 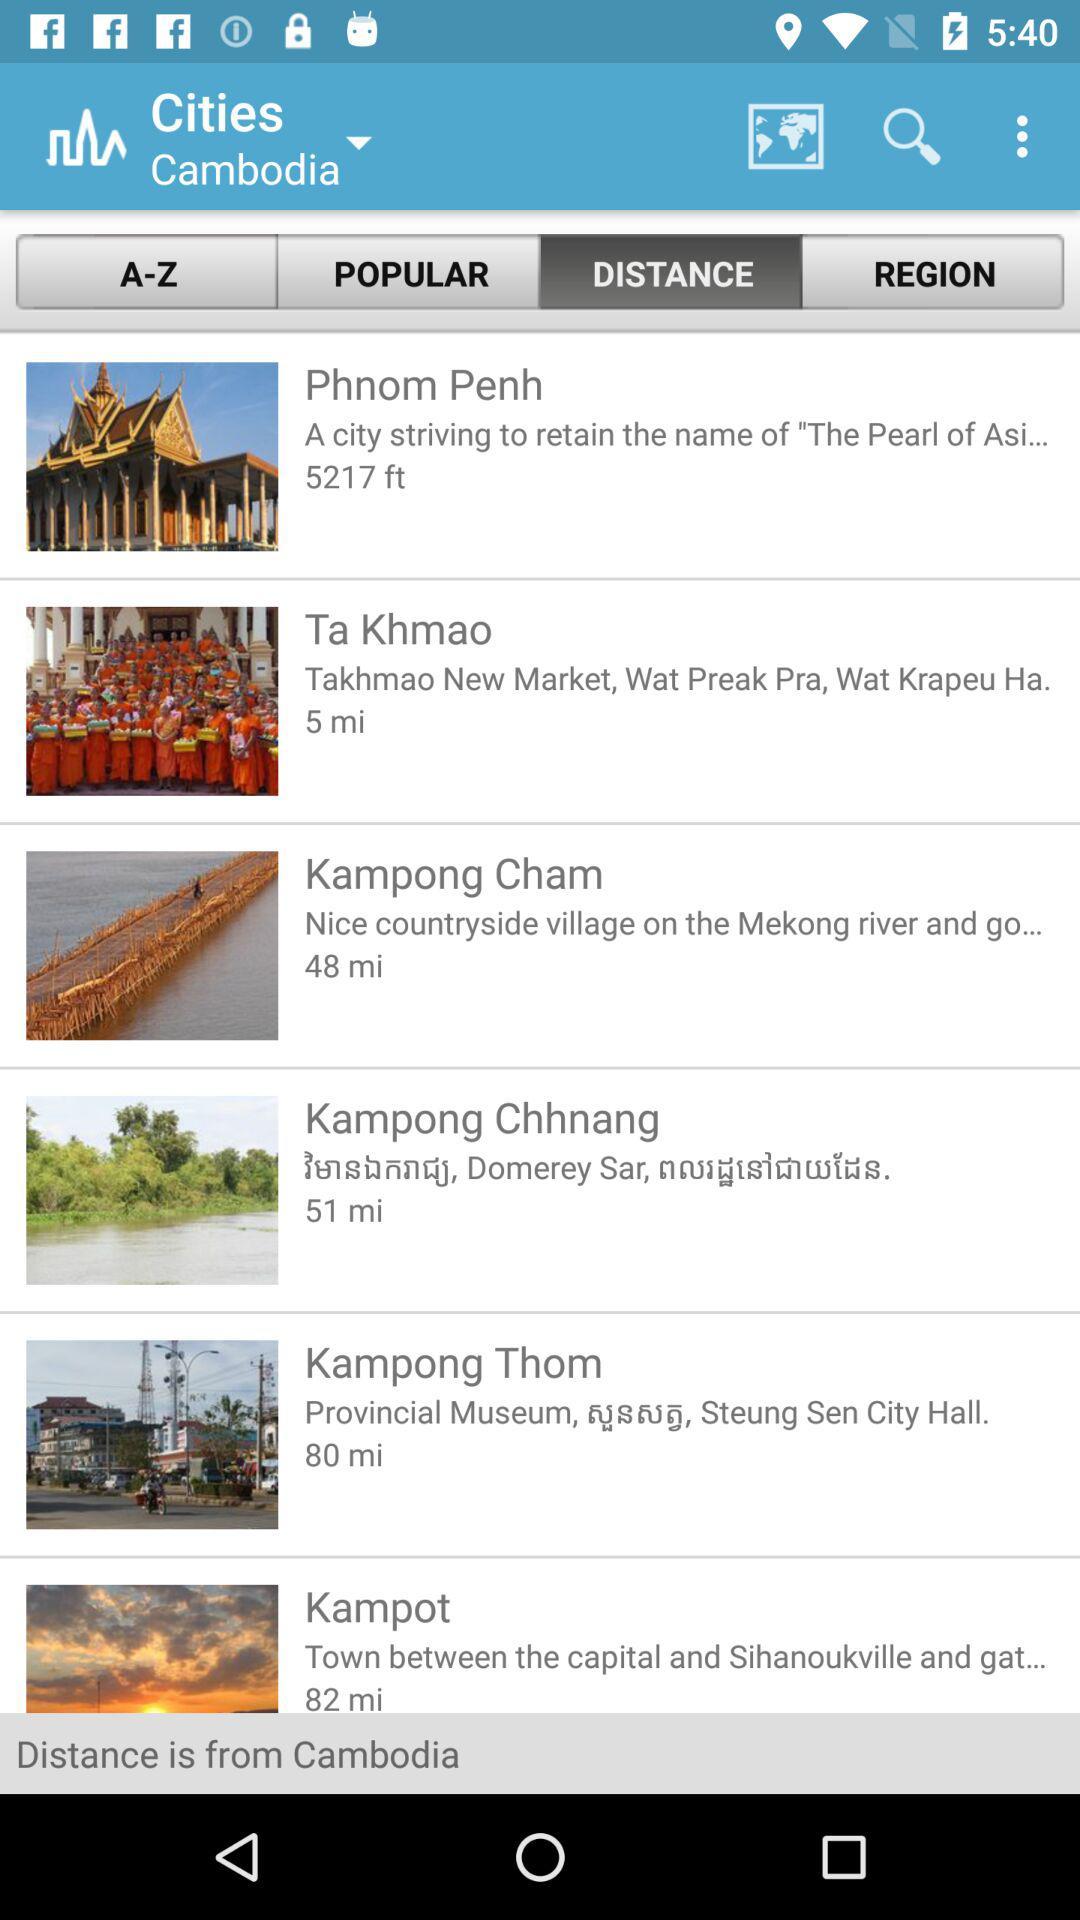 I want to click on the takhmao new market item, so click(x=678, y=677).